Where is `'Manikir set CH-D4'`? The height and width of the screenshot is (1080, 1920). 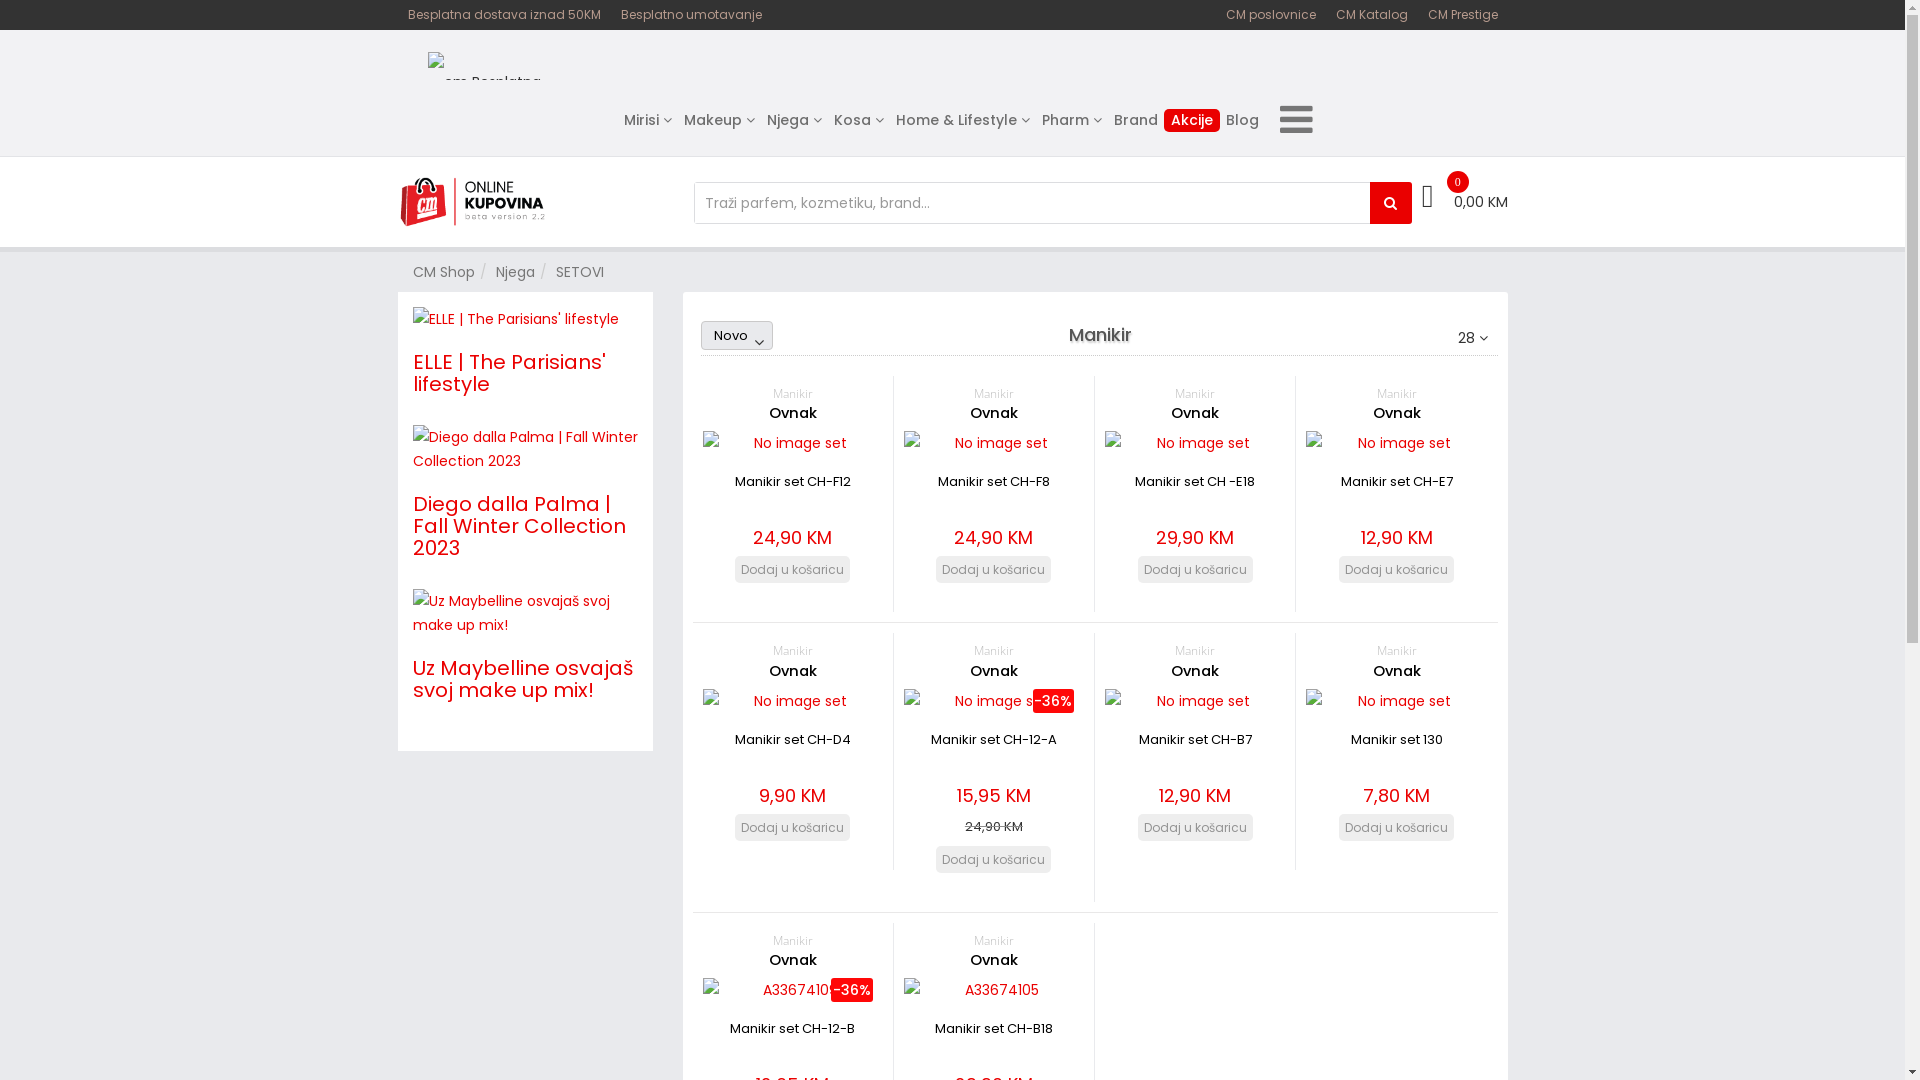 'Manikir set CH-D4' is located at coordinates (791, 700).